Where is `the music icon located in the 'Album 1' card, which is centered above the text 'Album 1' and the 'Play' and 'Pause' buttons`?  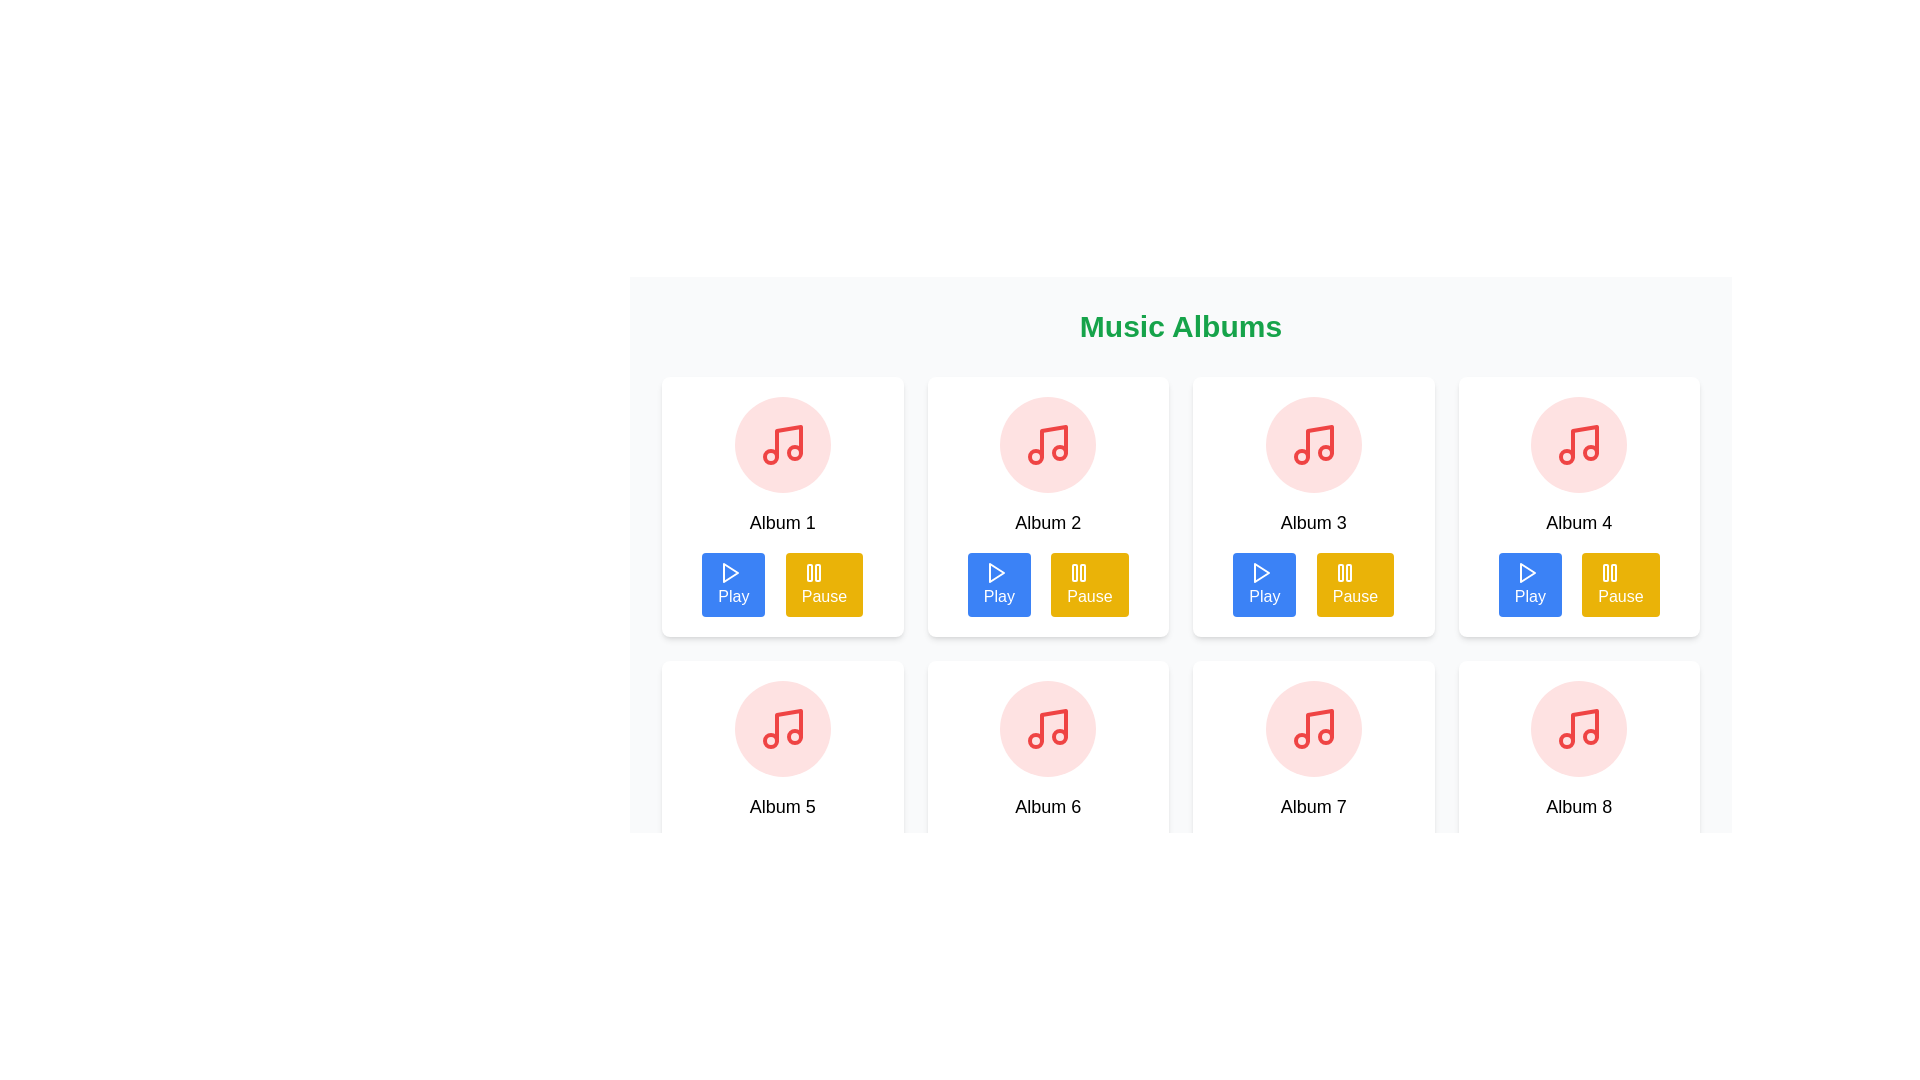 the music icon located in the 'Album 1' card, which is centered above the text 'Album 1' and the 'Play' and 'Pause' buttons is located at coordinates (781, 443).